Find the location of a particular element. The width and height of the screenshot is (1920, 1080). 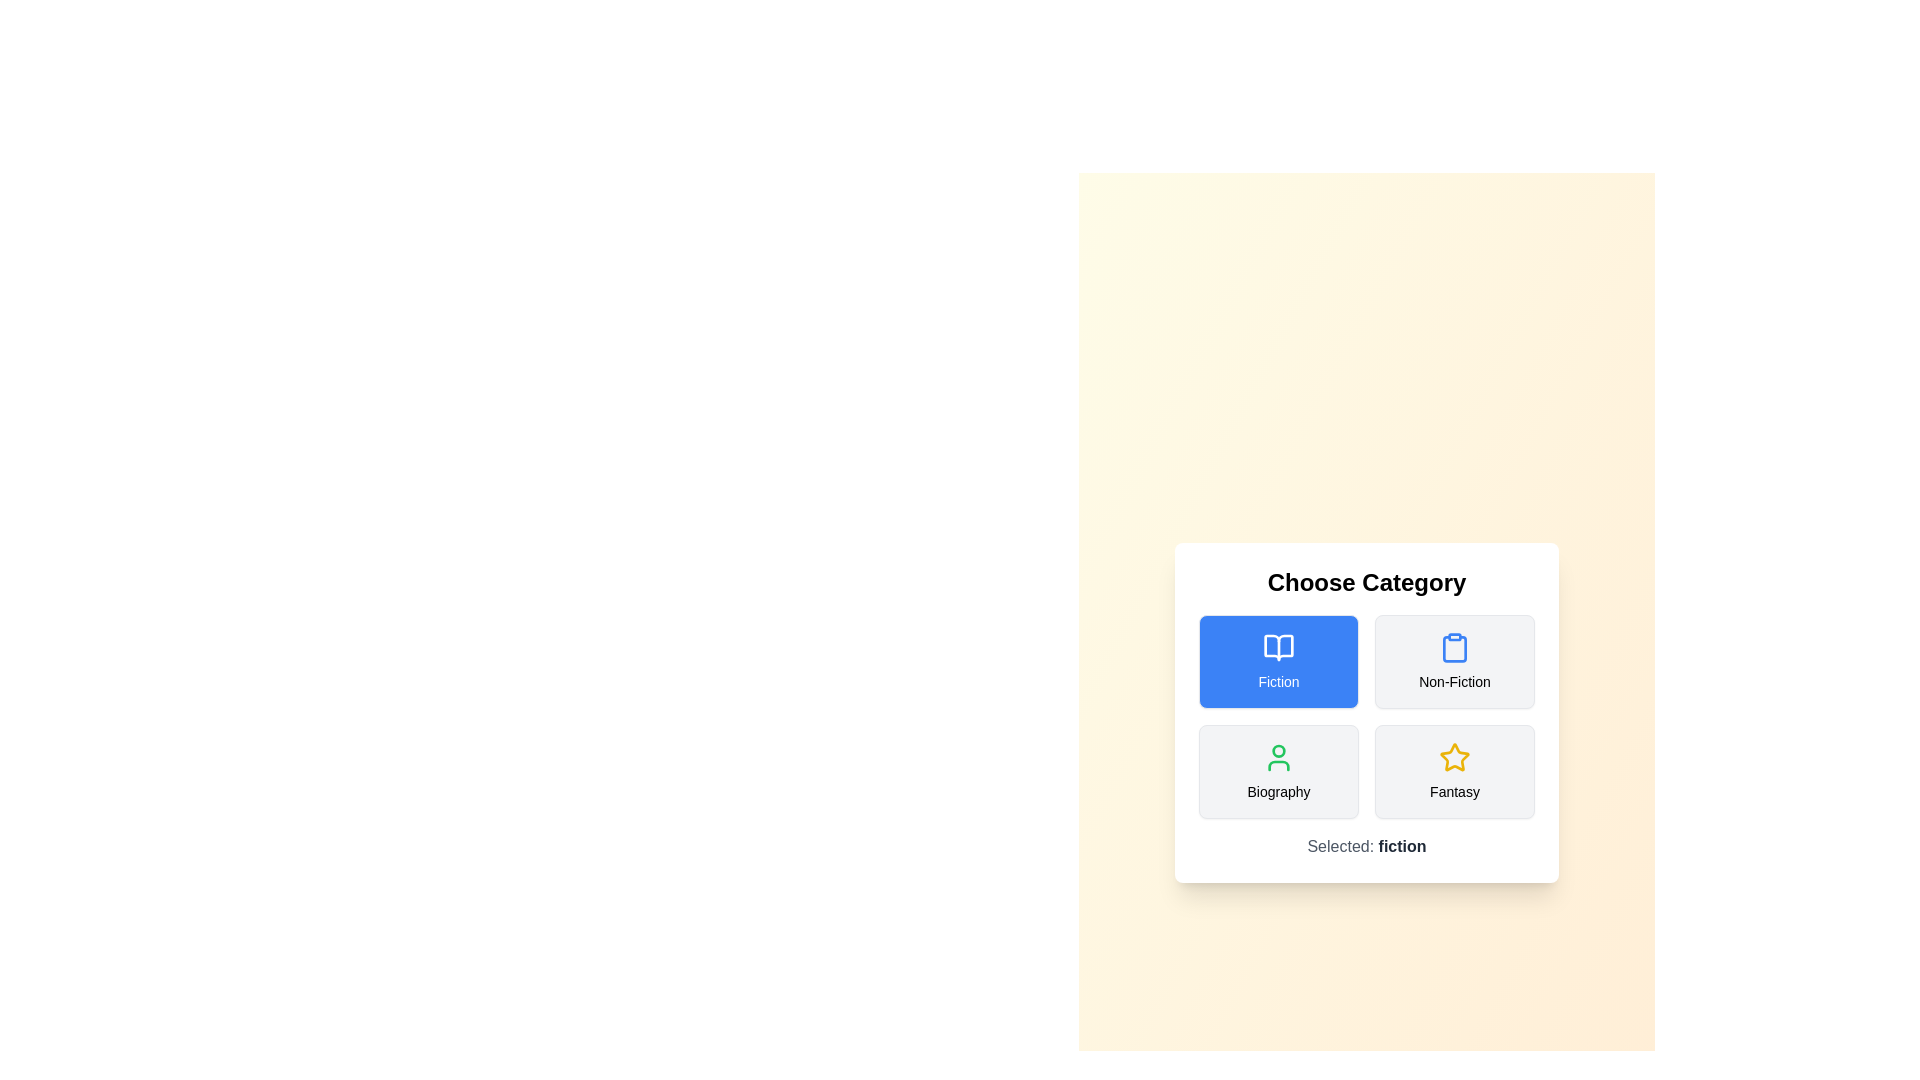

the category Fantasy by clicking its button is located at coordinates (1454, 770).